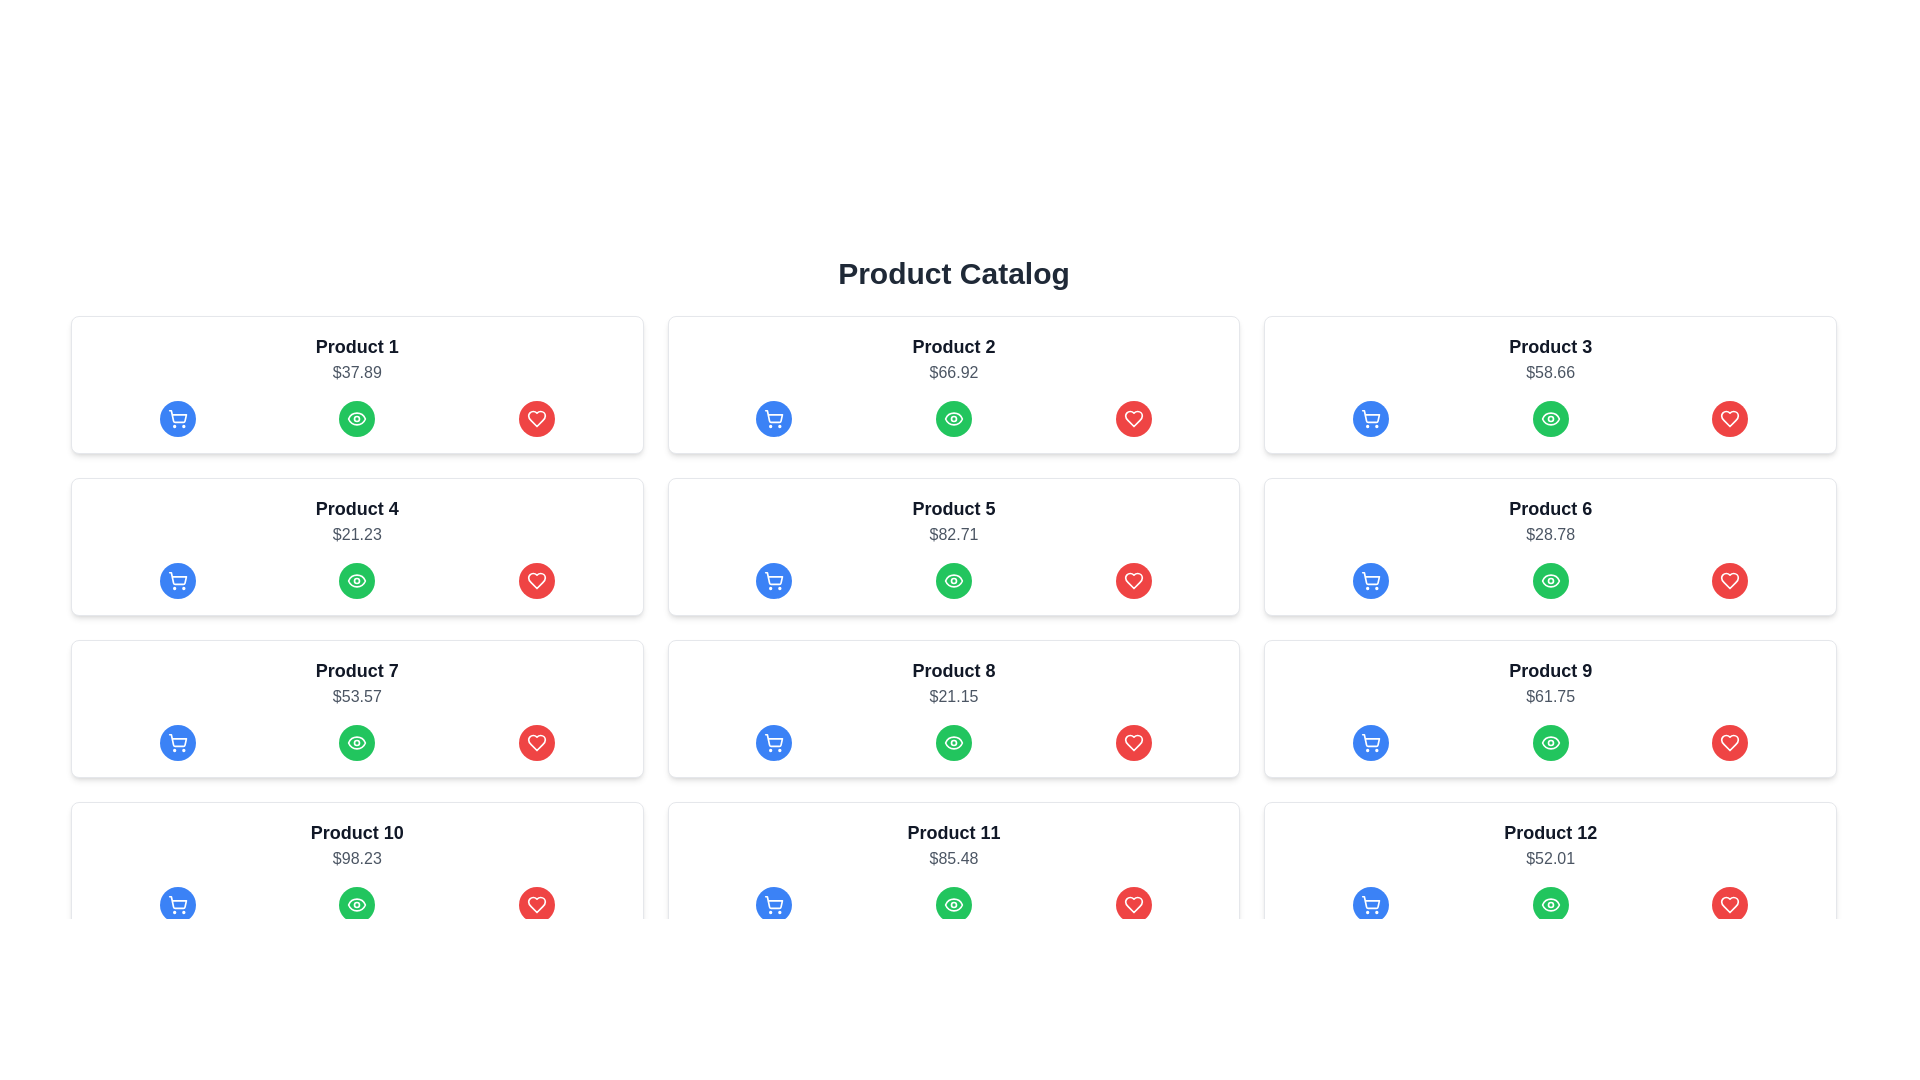 This screenshot has height=1080, width=1920. I want to click on the text displaying the monetary value '$58.66' located in the 'Product 3' card, so click(1549, 373).